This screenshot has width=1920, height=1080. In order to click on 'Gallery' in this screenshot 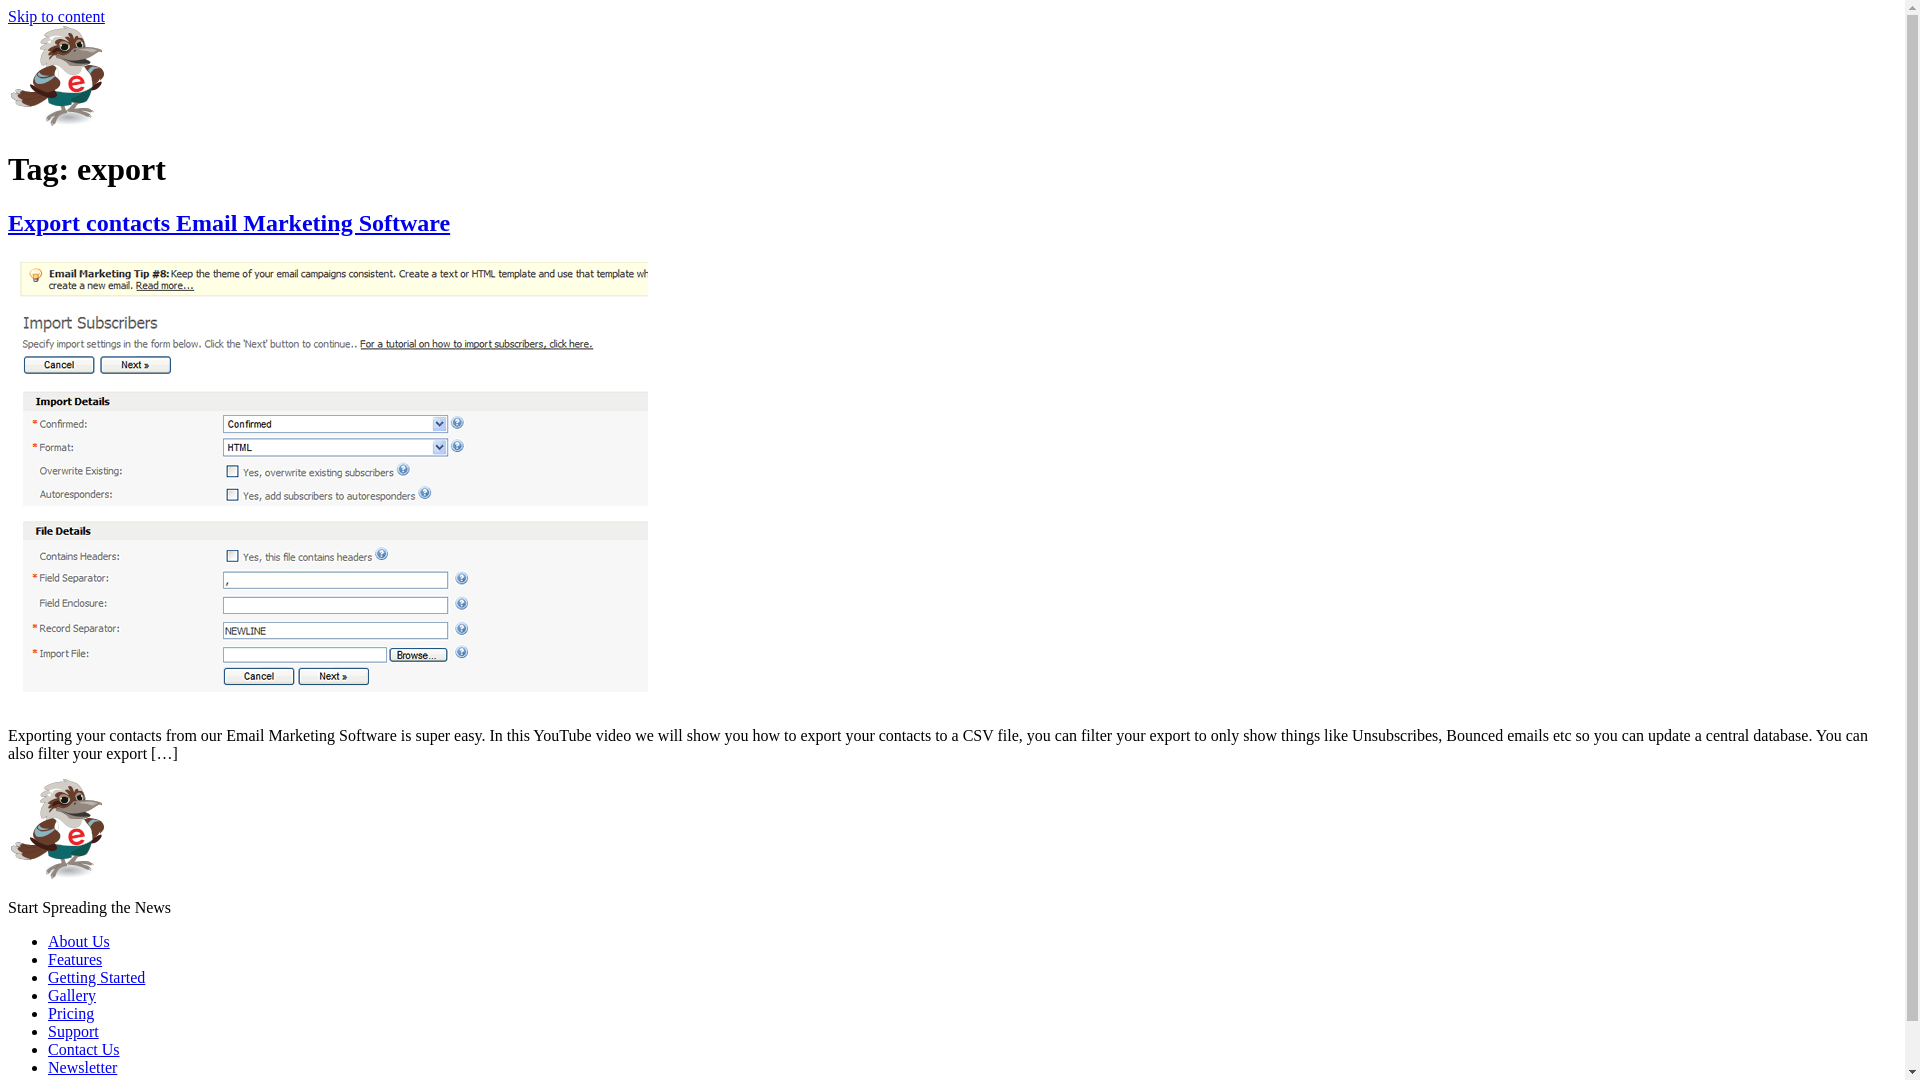, I will do `click(72, 995)`.